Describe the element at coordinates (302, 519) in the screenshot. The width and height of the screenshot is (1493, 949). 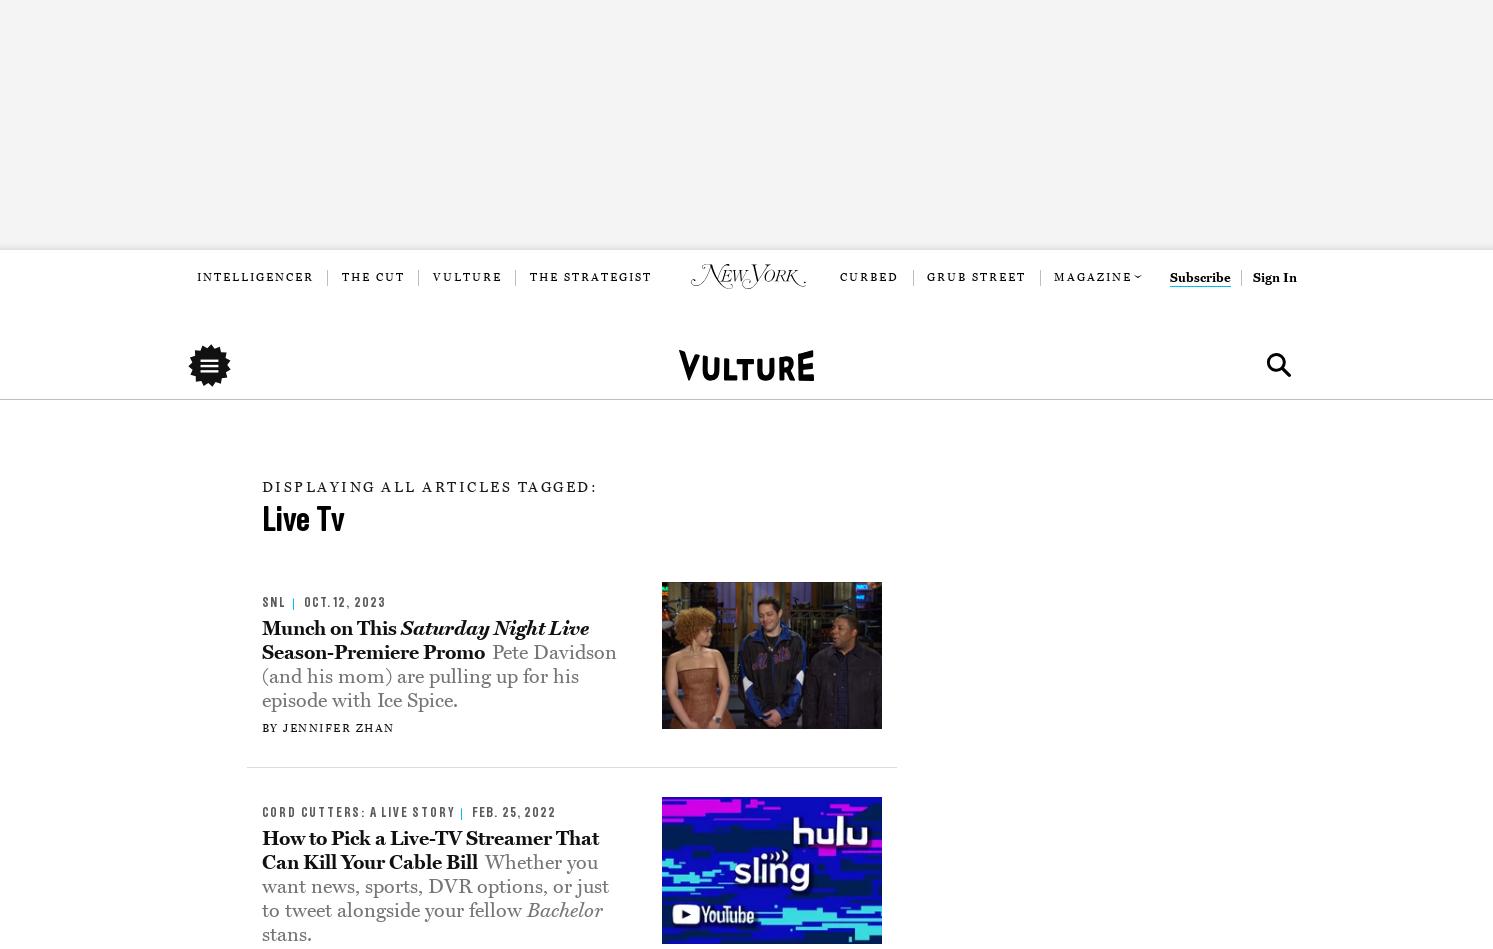
I see `'Live Tv'` at that location.